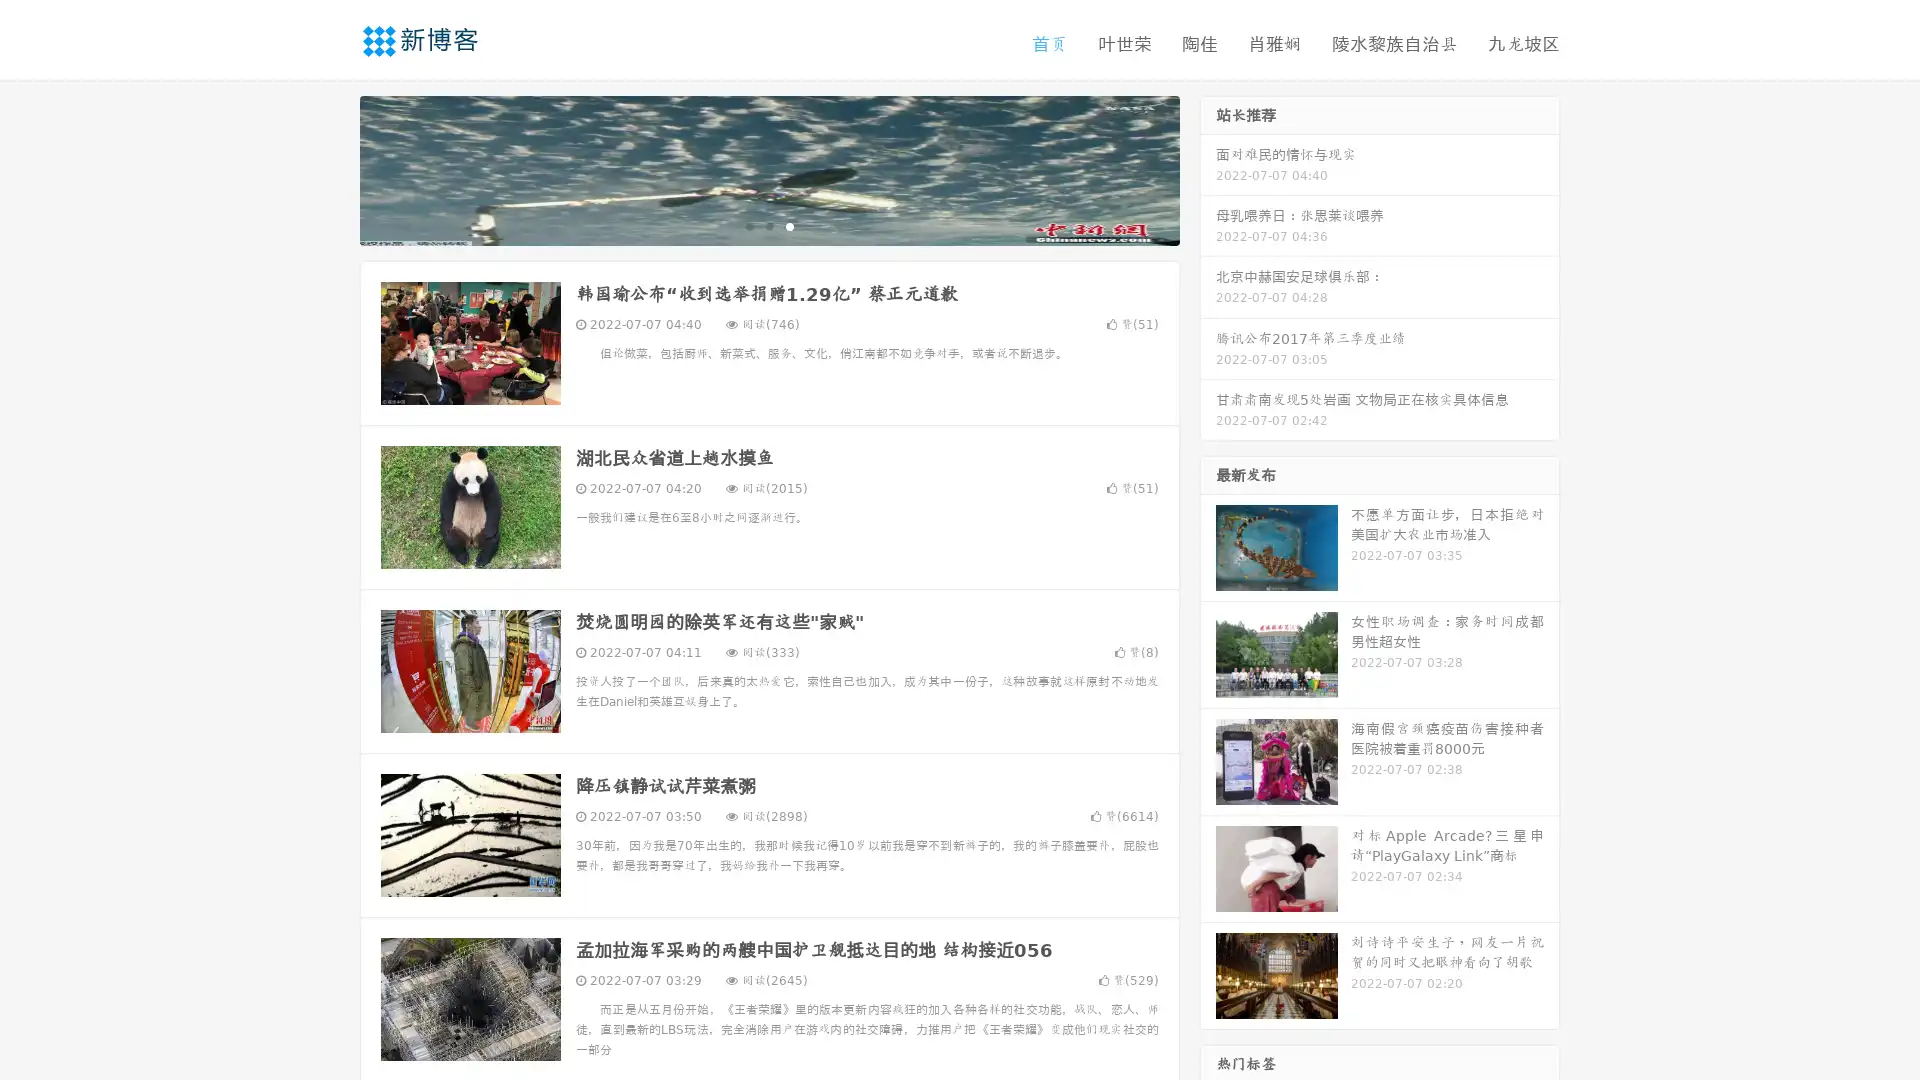 Image resolution: width=1920 pixels, height=1080 pixels. Describe the element at coordinates (748, 225) in the screenshot. I see `Go to slide 1` at that location.